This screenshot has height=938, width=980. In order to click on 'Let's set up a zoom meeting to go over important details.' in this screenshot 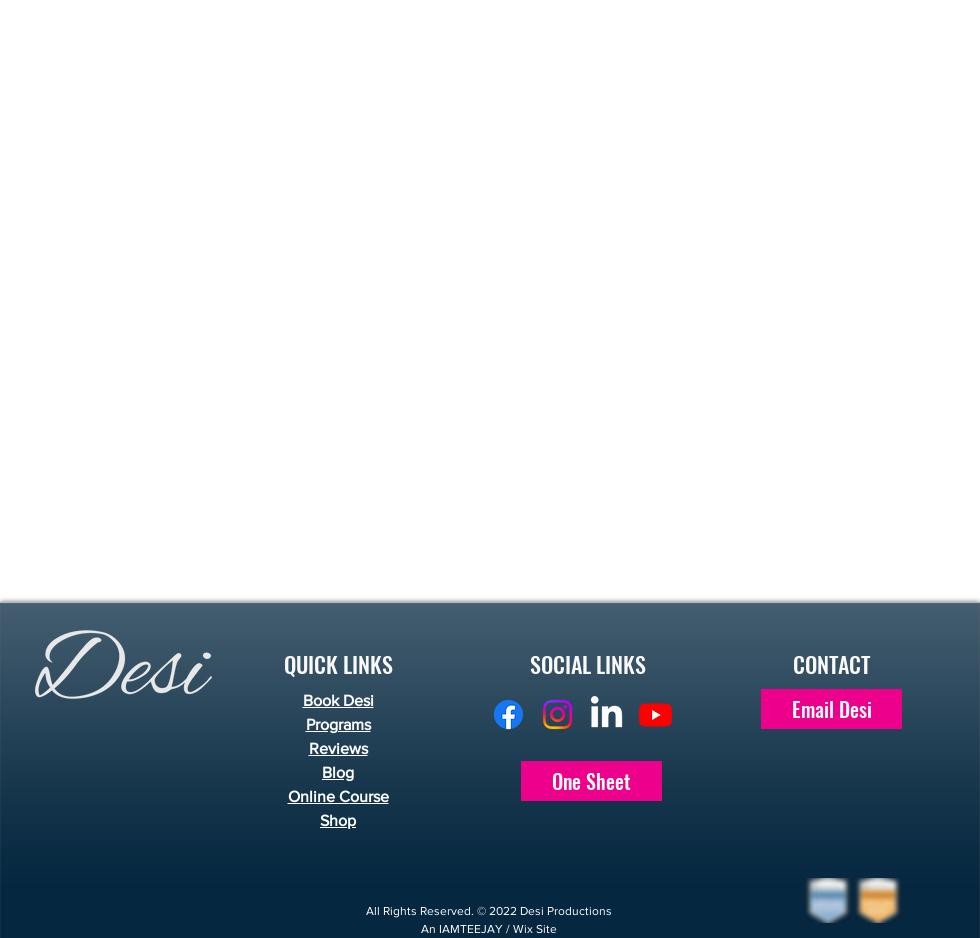, I will do `click(304, 59)`.